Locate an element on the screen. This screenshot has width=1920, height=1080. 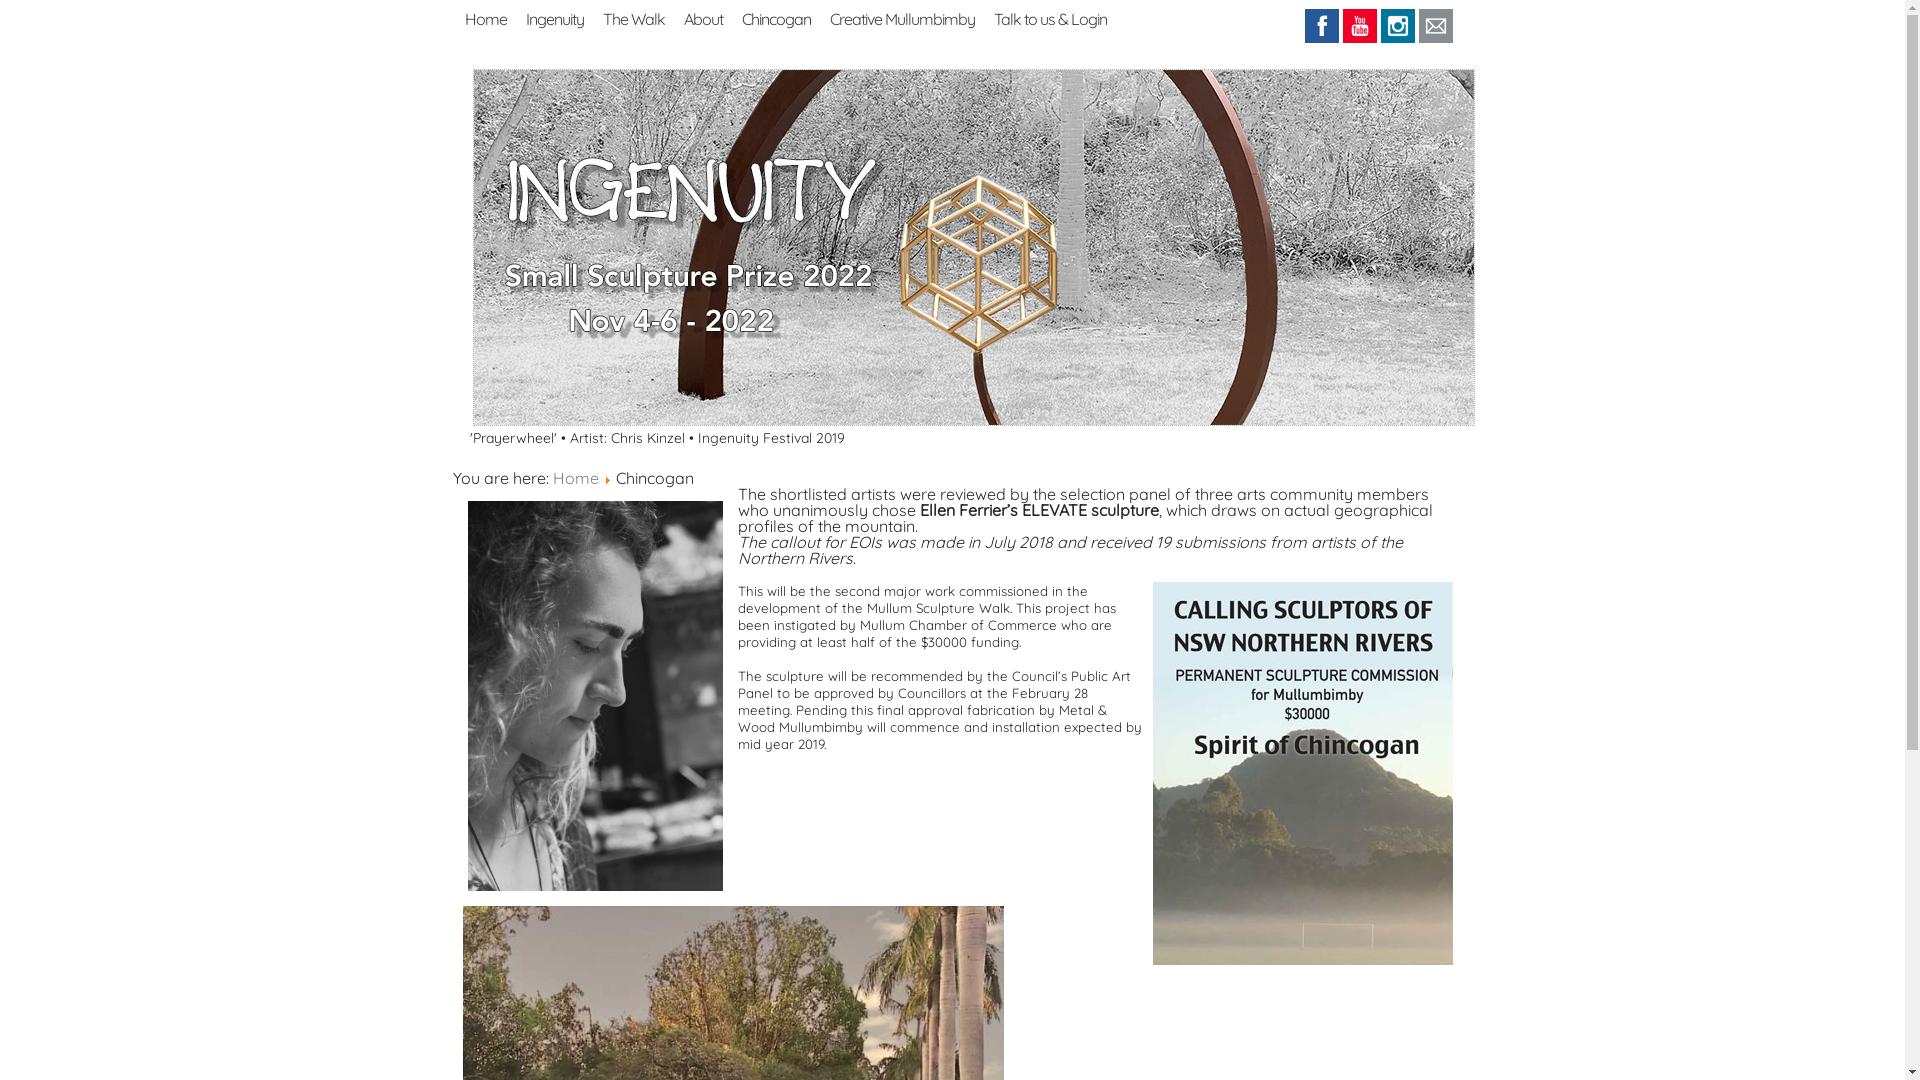
'Creative Mullumbimby' is located at coordinates (901, 16).